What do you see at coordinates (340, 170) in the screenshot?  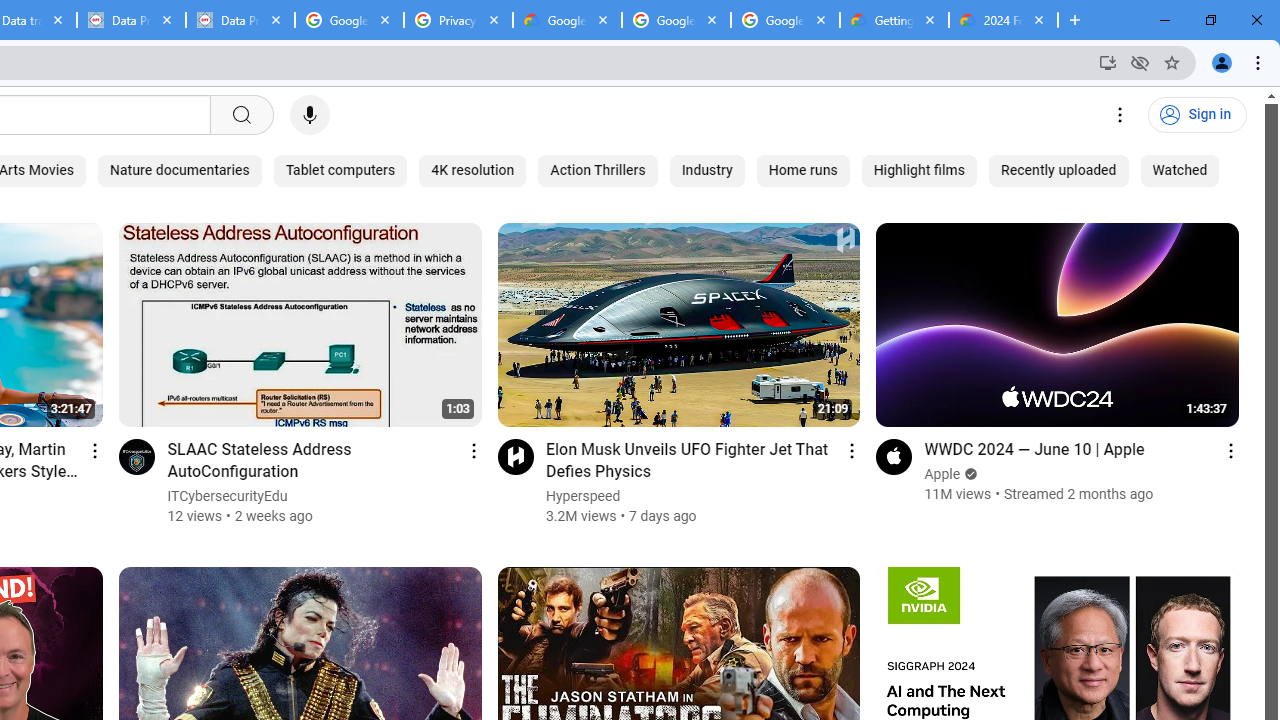 I see `'Tablet computers'` at bounding box center [340, 170].